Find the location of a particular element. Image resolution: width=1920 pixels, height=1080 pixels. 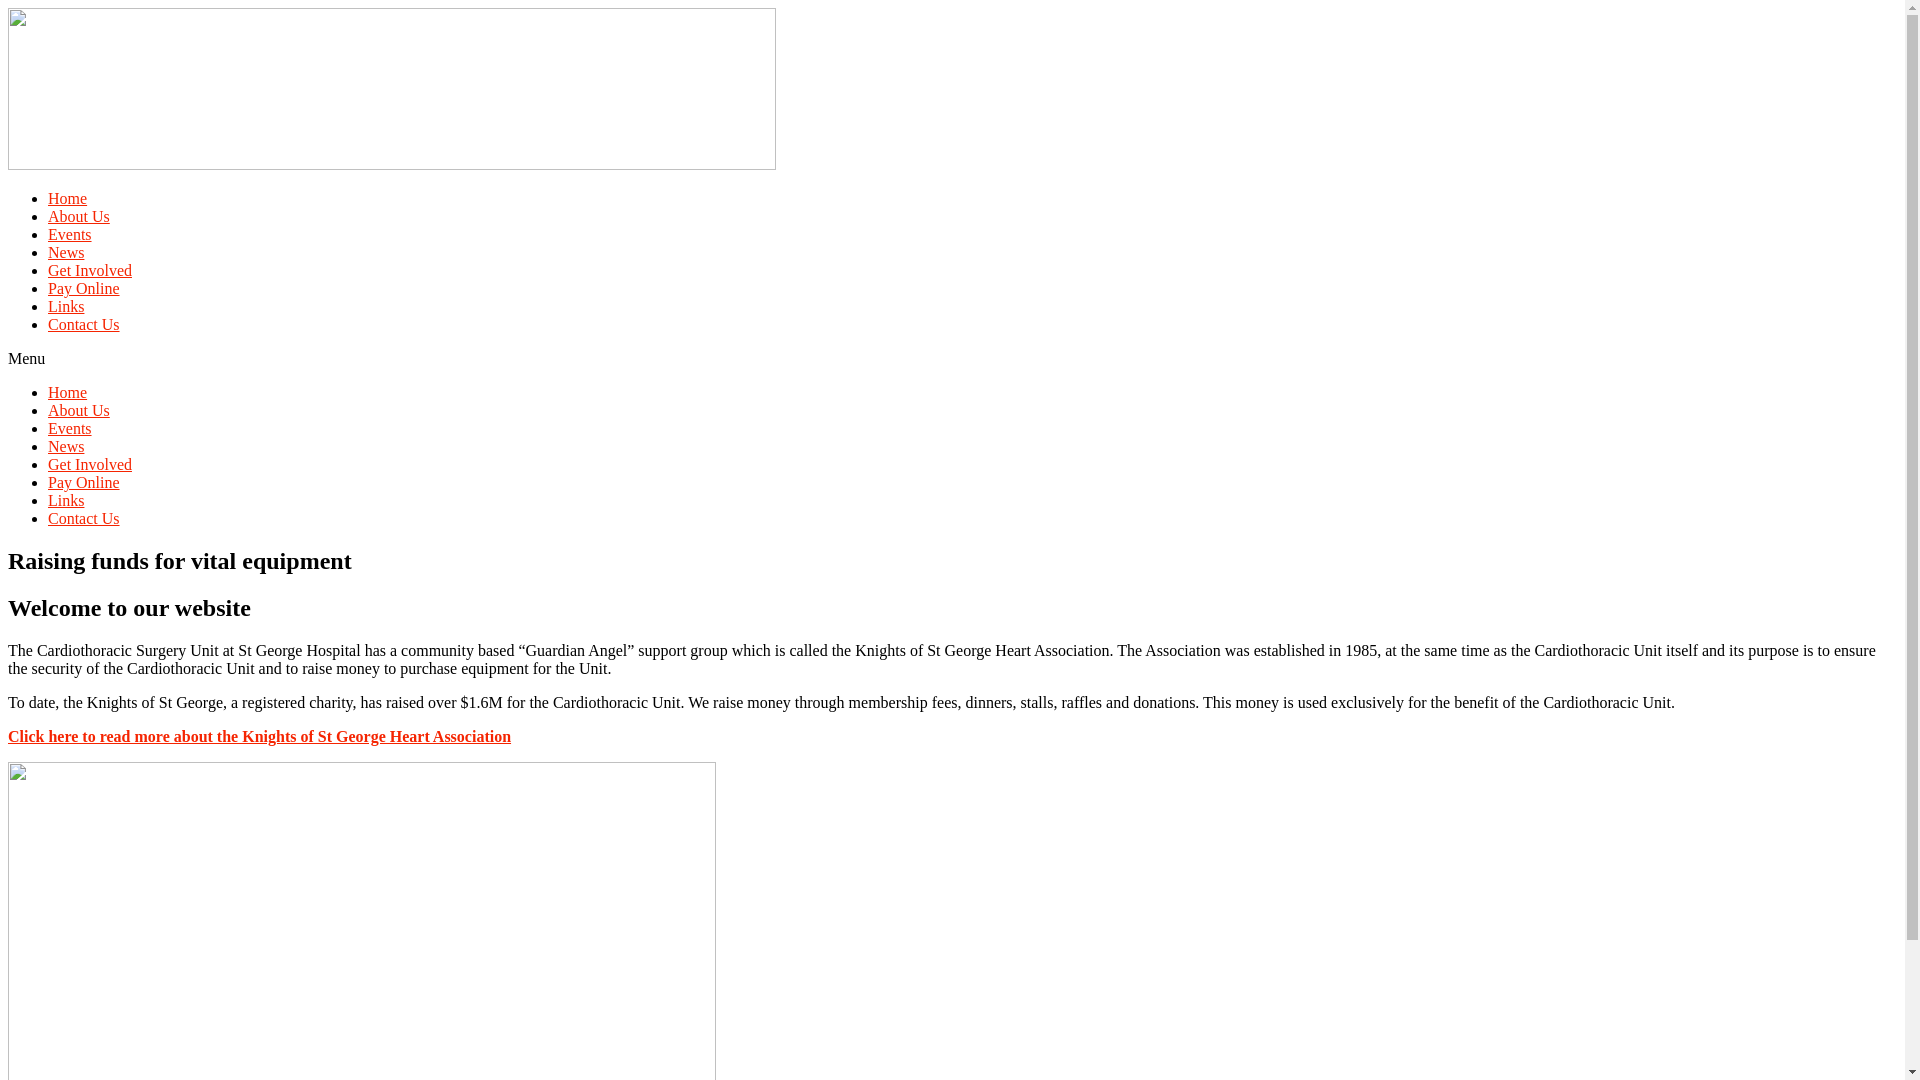

'Get Involved' is located at coordinates (89, 464).